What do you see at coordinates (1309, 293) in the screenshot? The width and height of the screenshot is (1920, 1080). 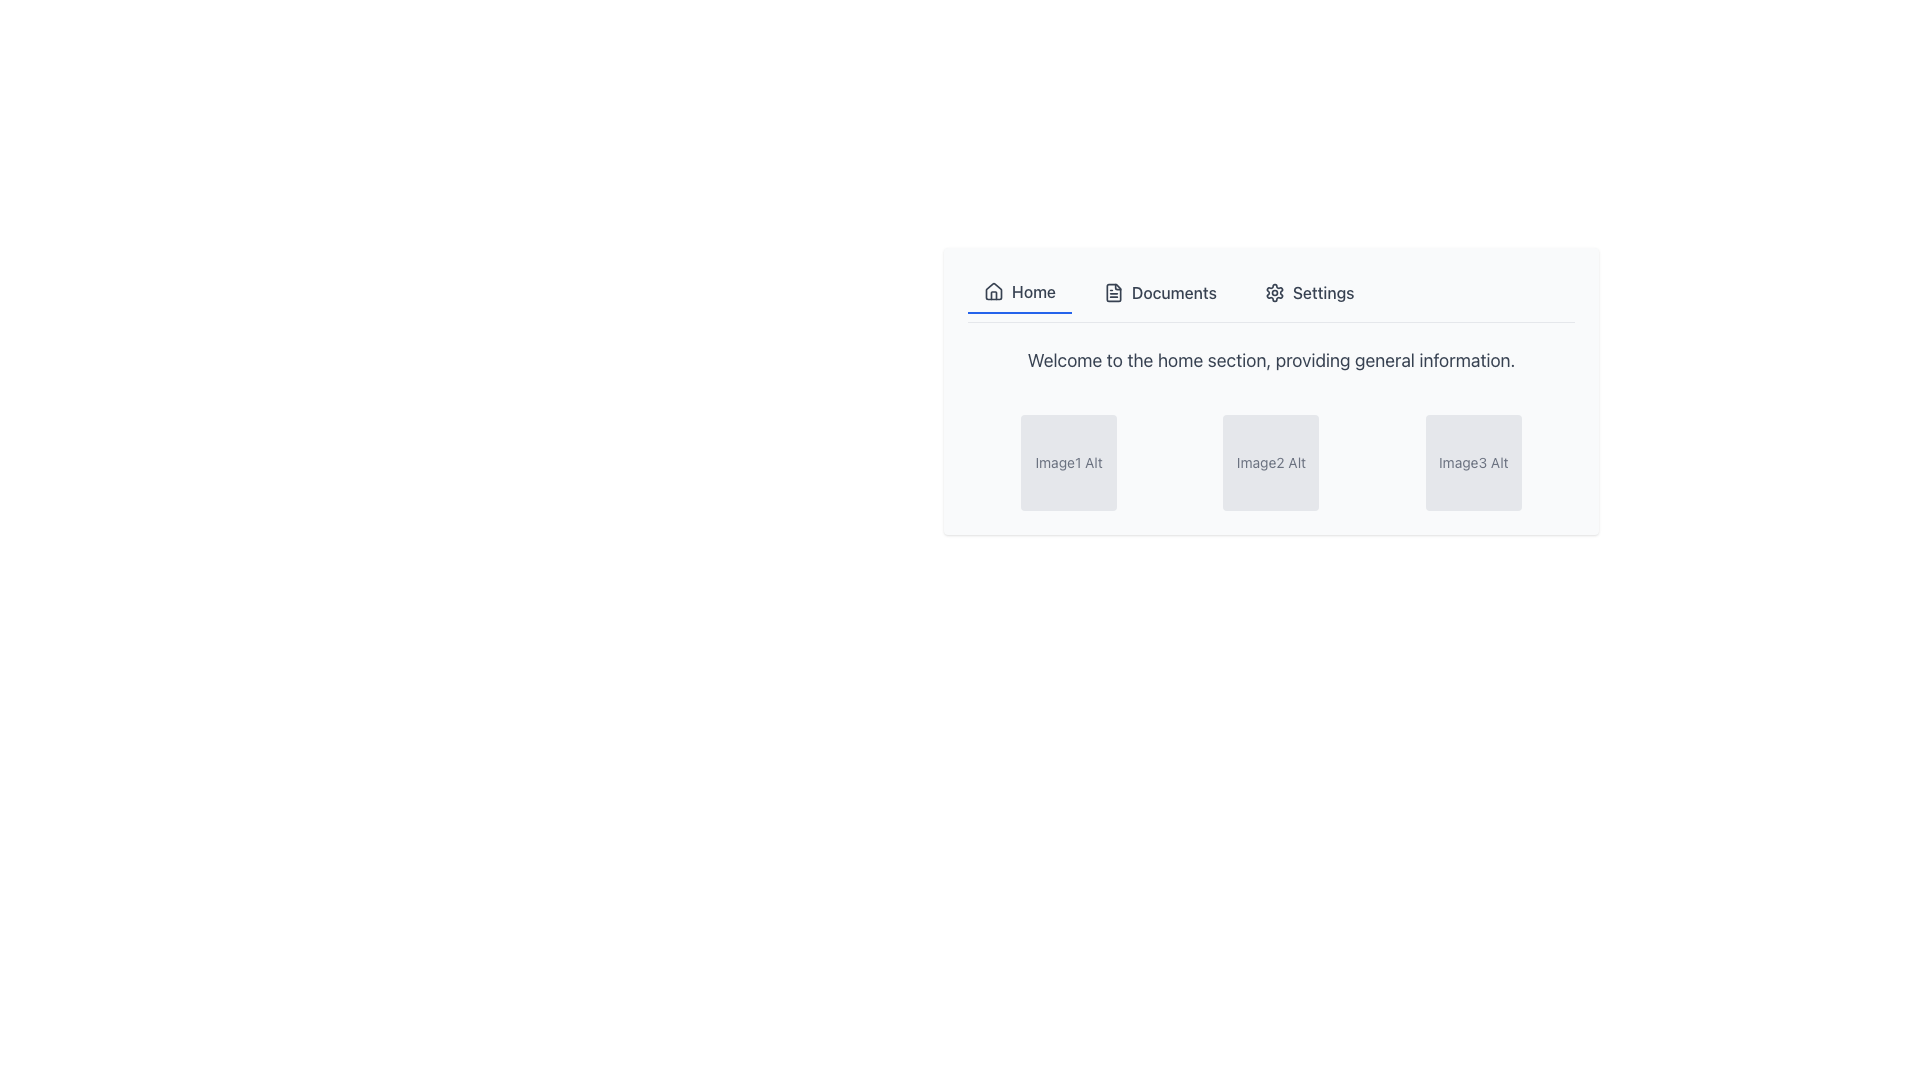 I see `the third button in the horizontal navigation bar` at bounding box center [1309, 293].